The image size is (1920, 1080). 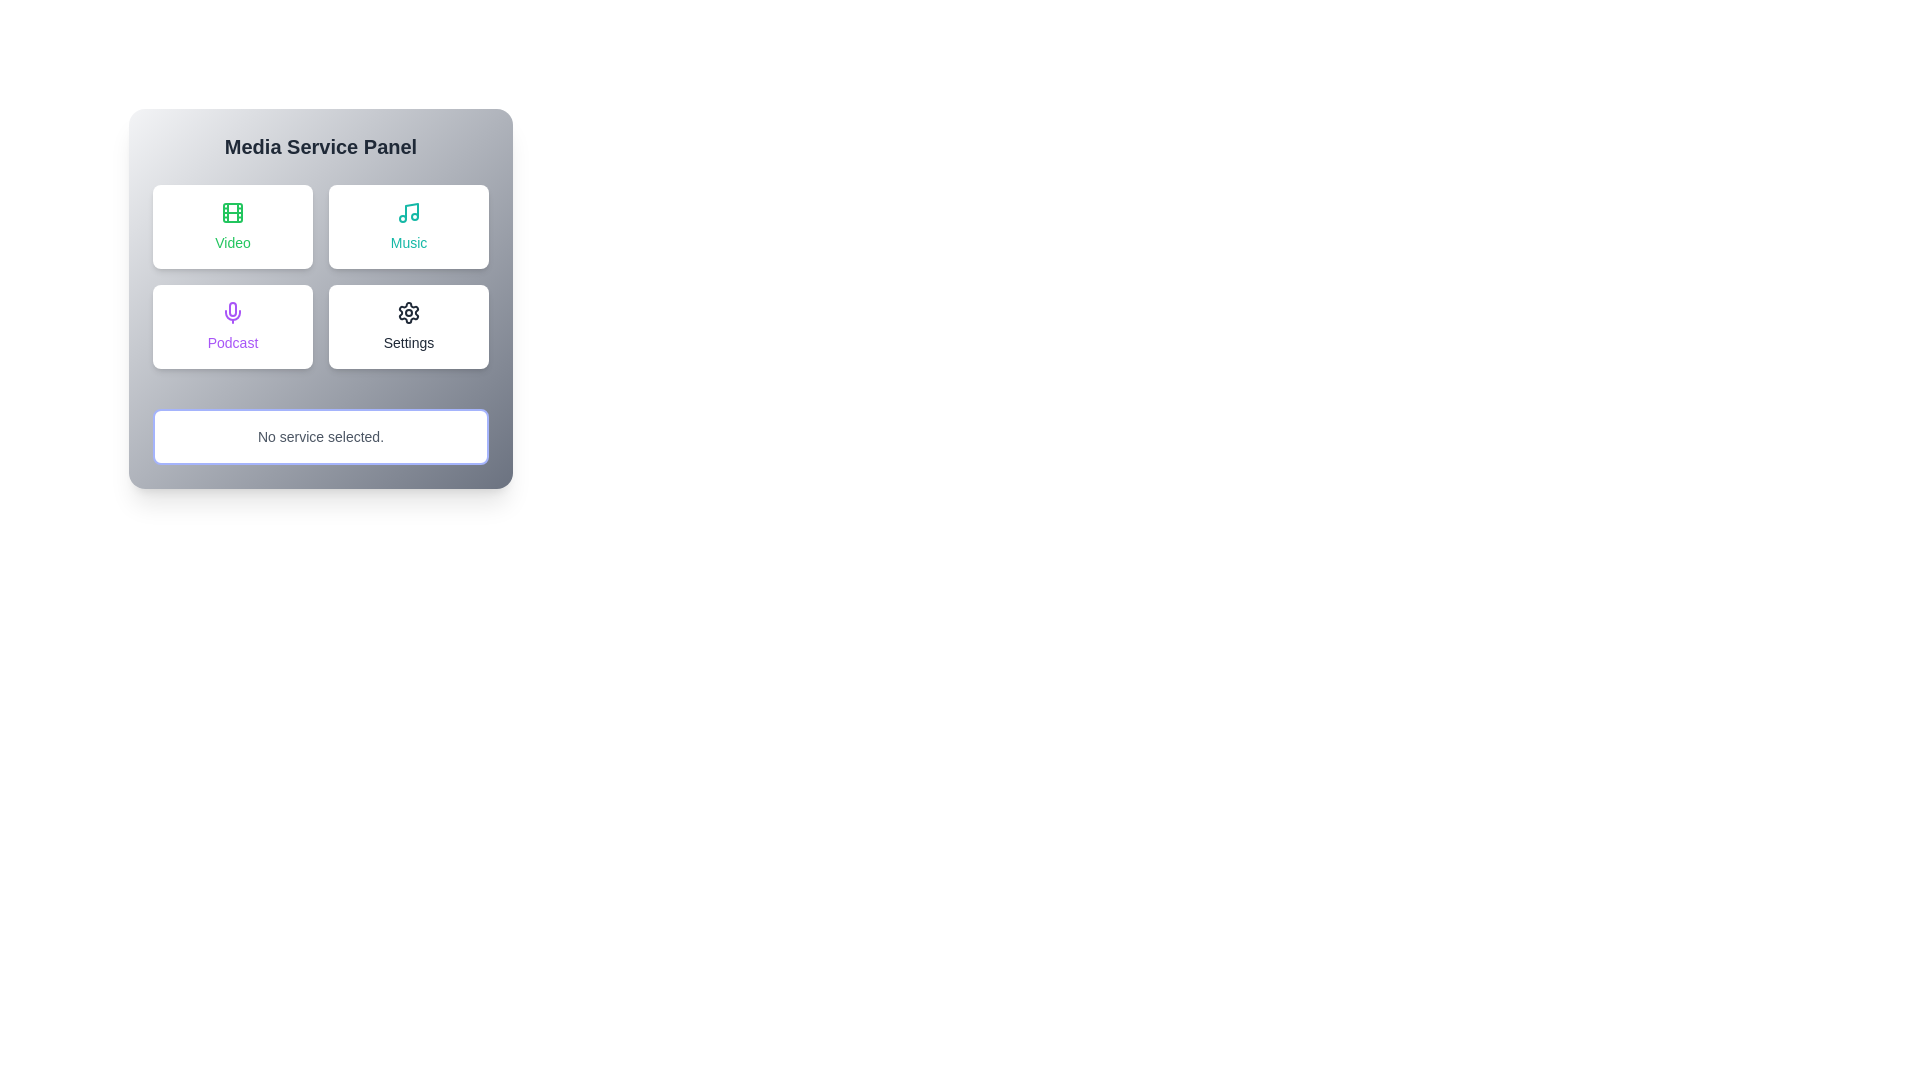 What do you see at coordinates (407, 312) in the screenshot?
I see `the 'Settings' icon located in the bottom-right section of the 'Media Service Panel'` at bounding box center [407, 312].